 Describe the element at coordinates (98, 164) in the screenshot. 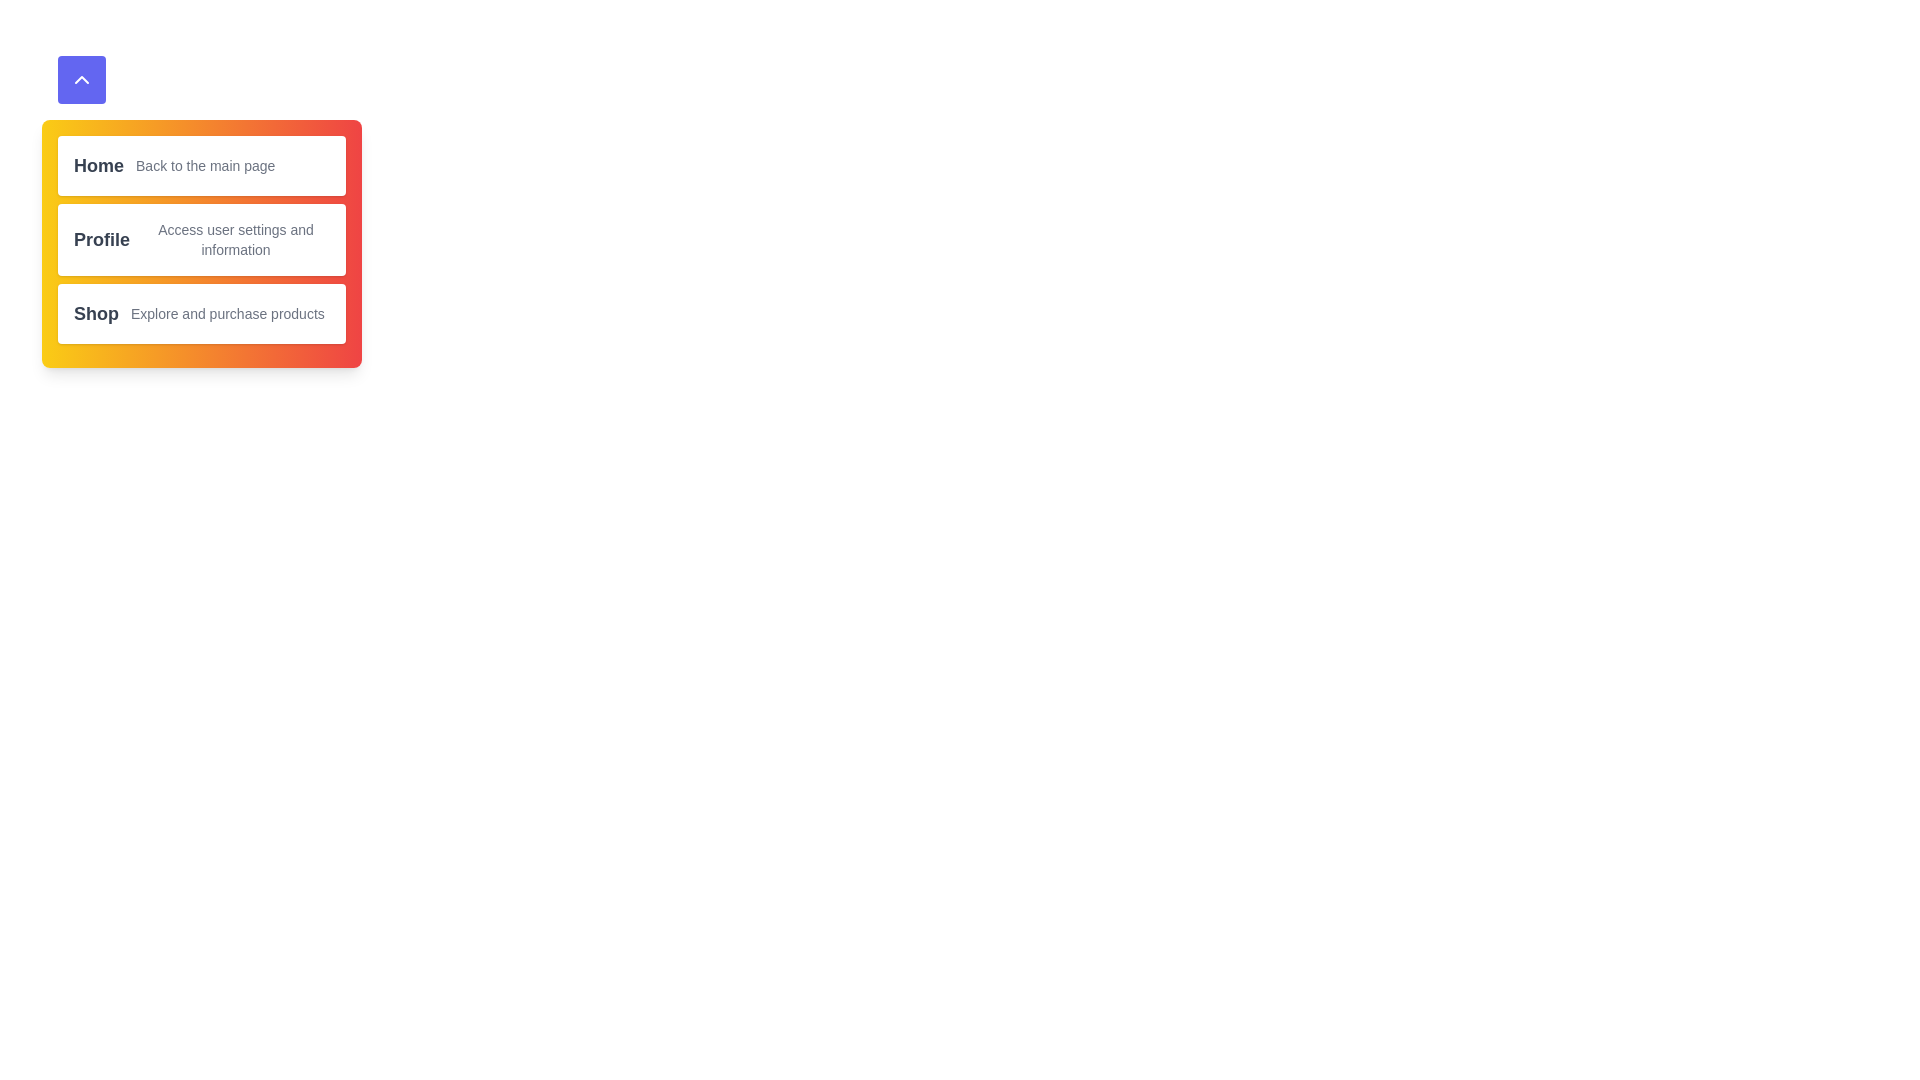

I see `the menu item labeled Home` at that location.